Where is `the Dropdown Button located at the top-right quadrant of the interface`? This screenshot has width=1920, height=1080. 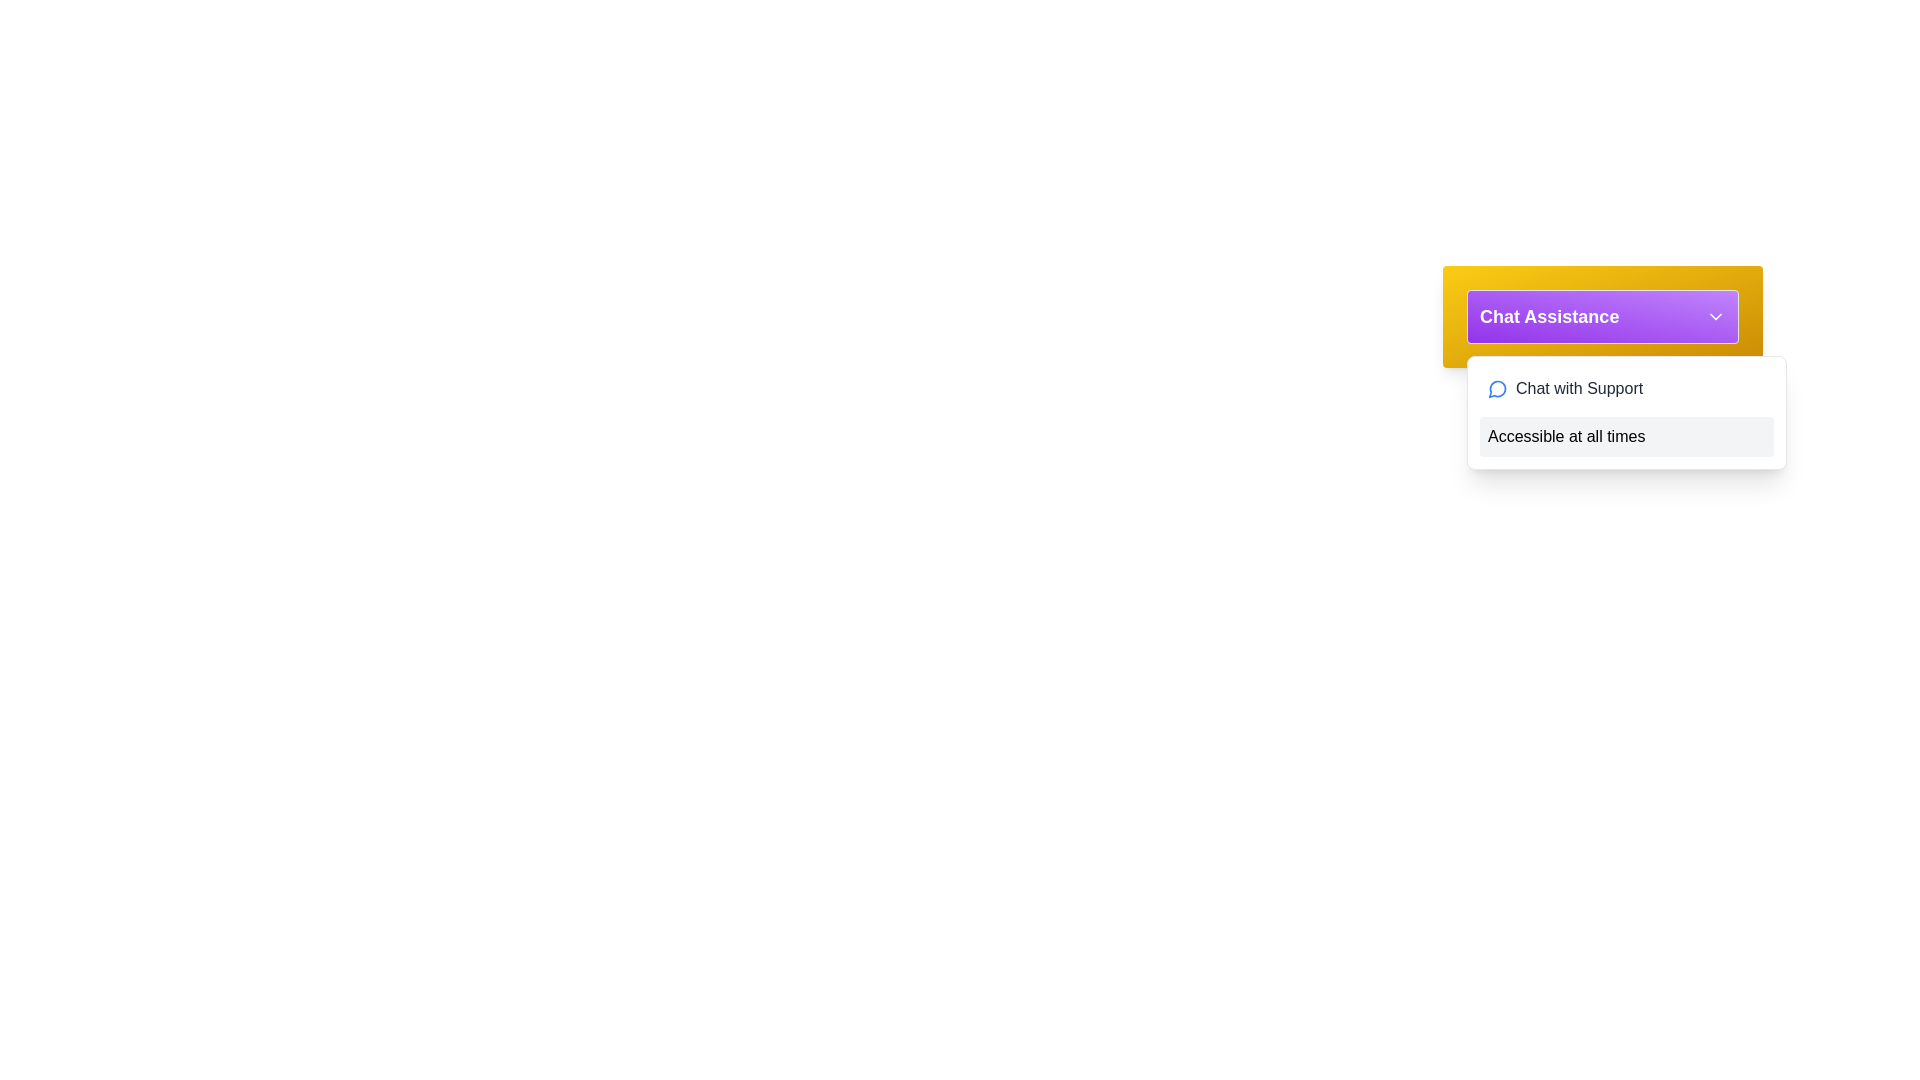 the Dropdown Button located at the top-right quadrant of the interface is located at coordinates (1603, 315).